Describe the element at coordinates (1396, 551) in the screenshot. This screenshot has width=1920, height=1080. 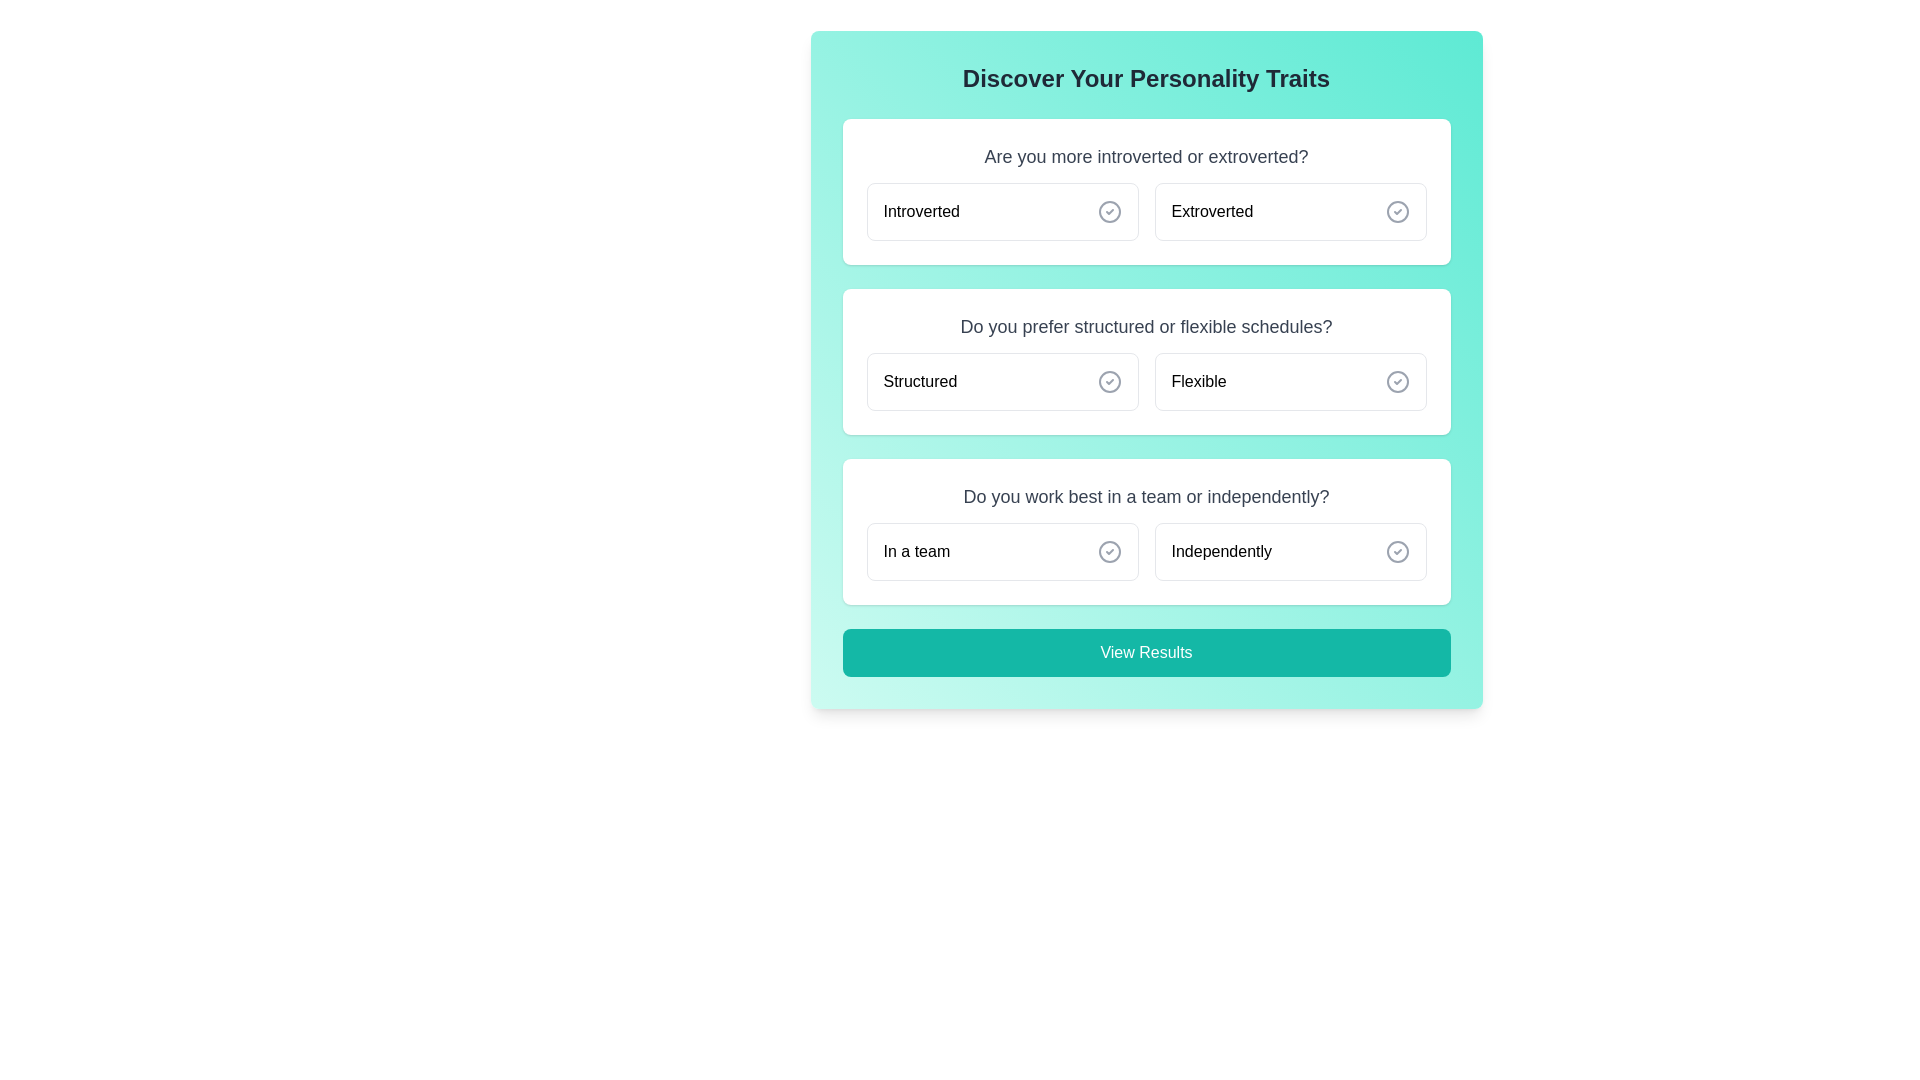
I see `the selectable state icon associated with the option 'Independently', located at the far-right of the box labeled 'Independently' in the third question block of the form interface` at that location.